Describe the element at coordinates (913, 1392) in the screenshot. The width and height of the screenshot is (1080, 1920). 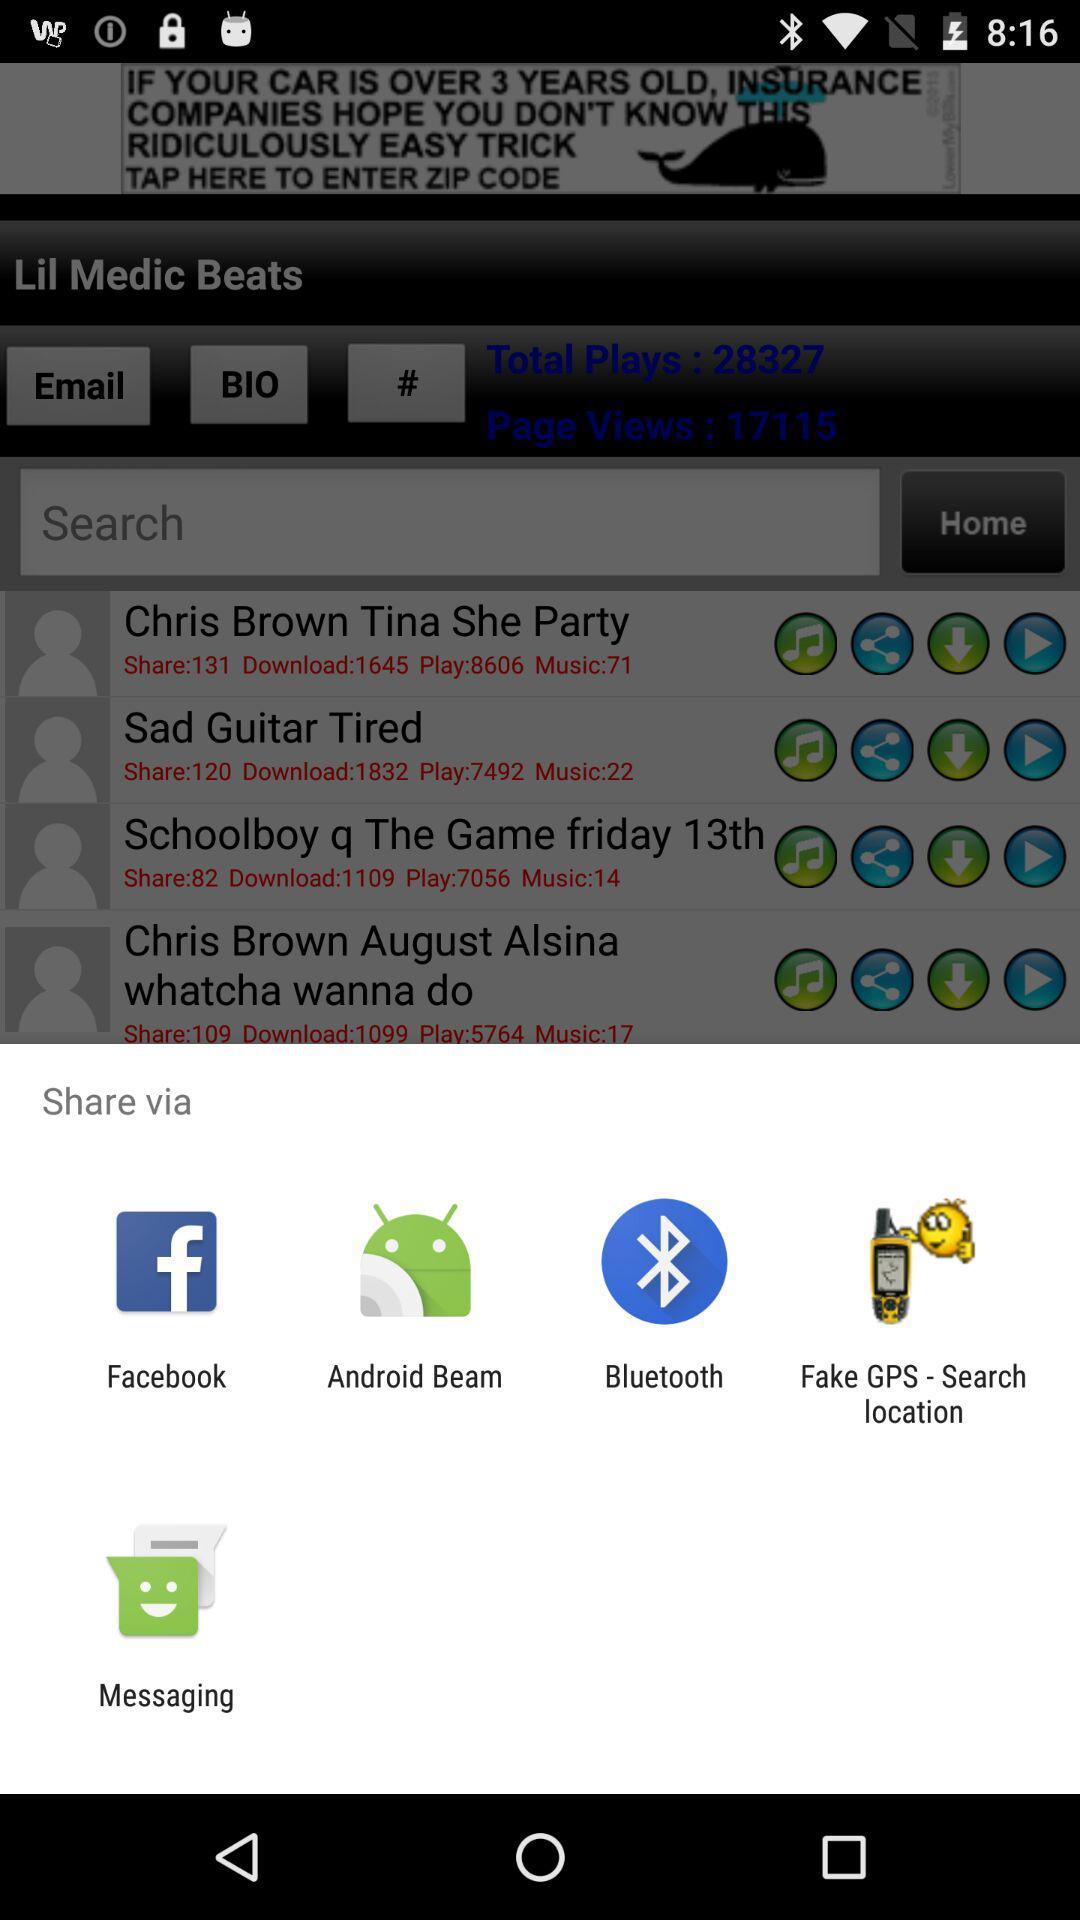
I see `fake gps search at the bottom right corner` at that location.